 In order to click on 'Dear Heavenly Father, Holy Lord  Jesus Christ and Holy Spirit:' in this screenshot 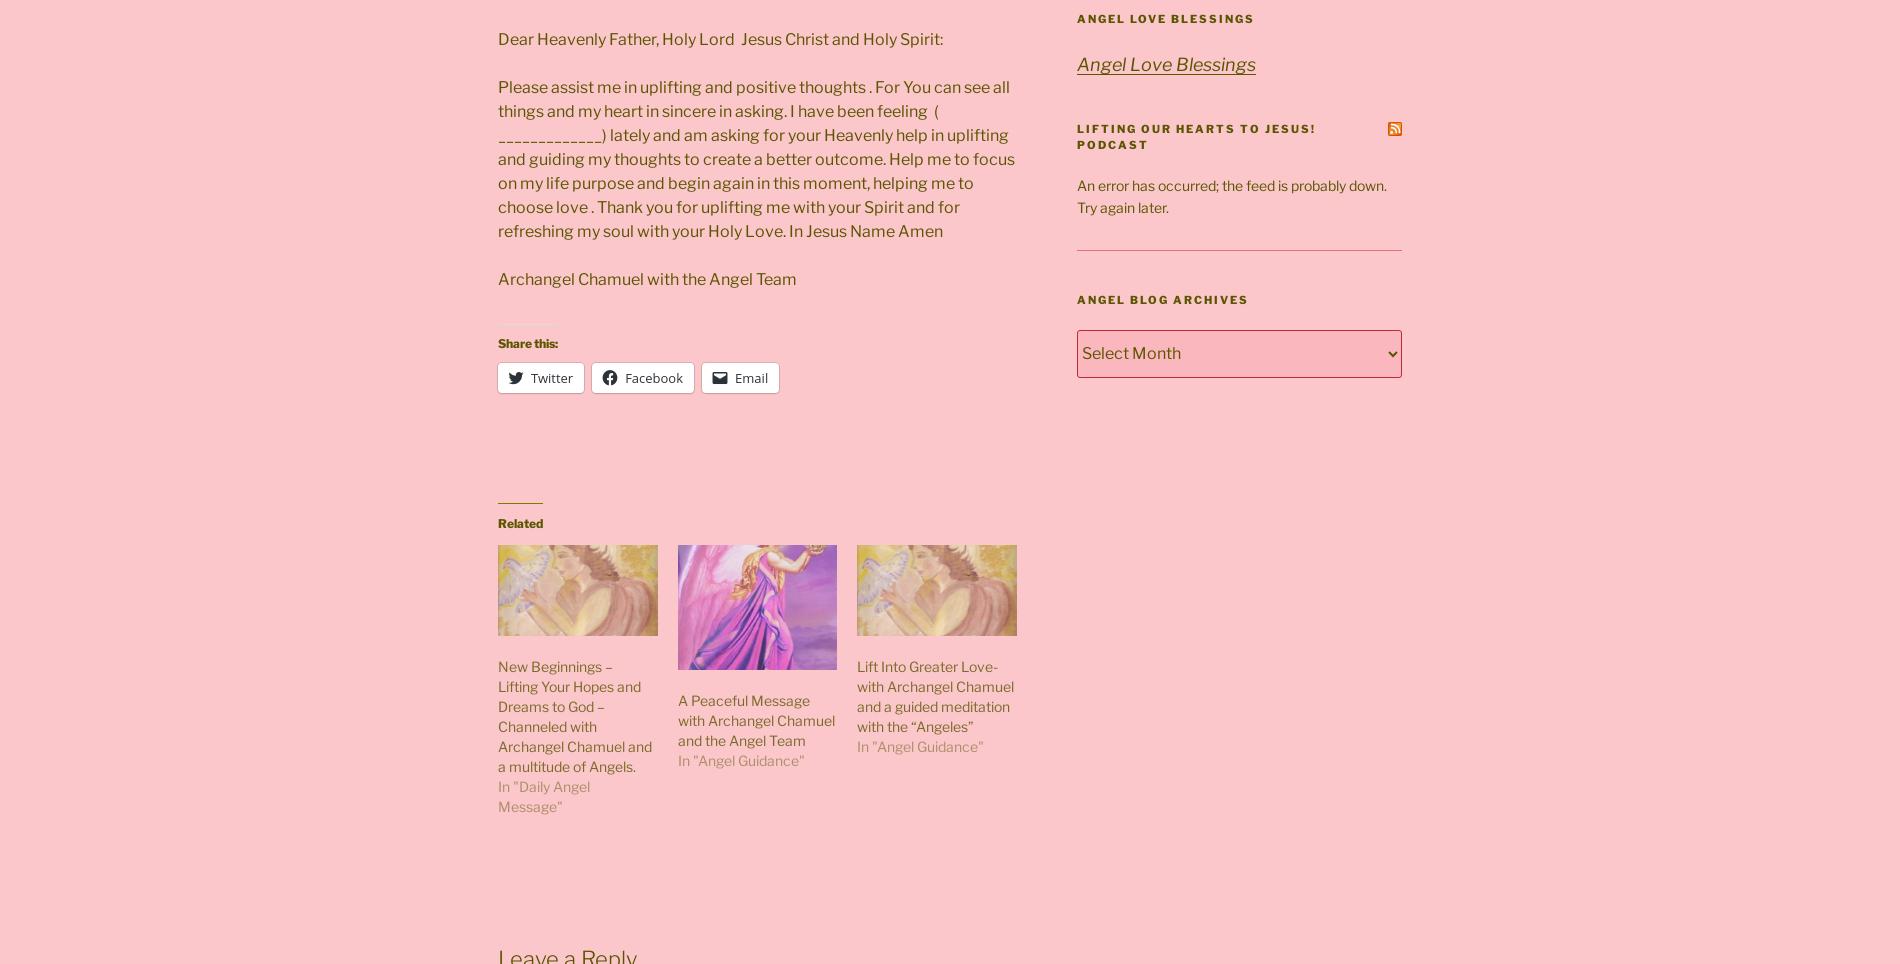, I will do `click(497, 37)`.